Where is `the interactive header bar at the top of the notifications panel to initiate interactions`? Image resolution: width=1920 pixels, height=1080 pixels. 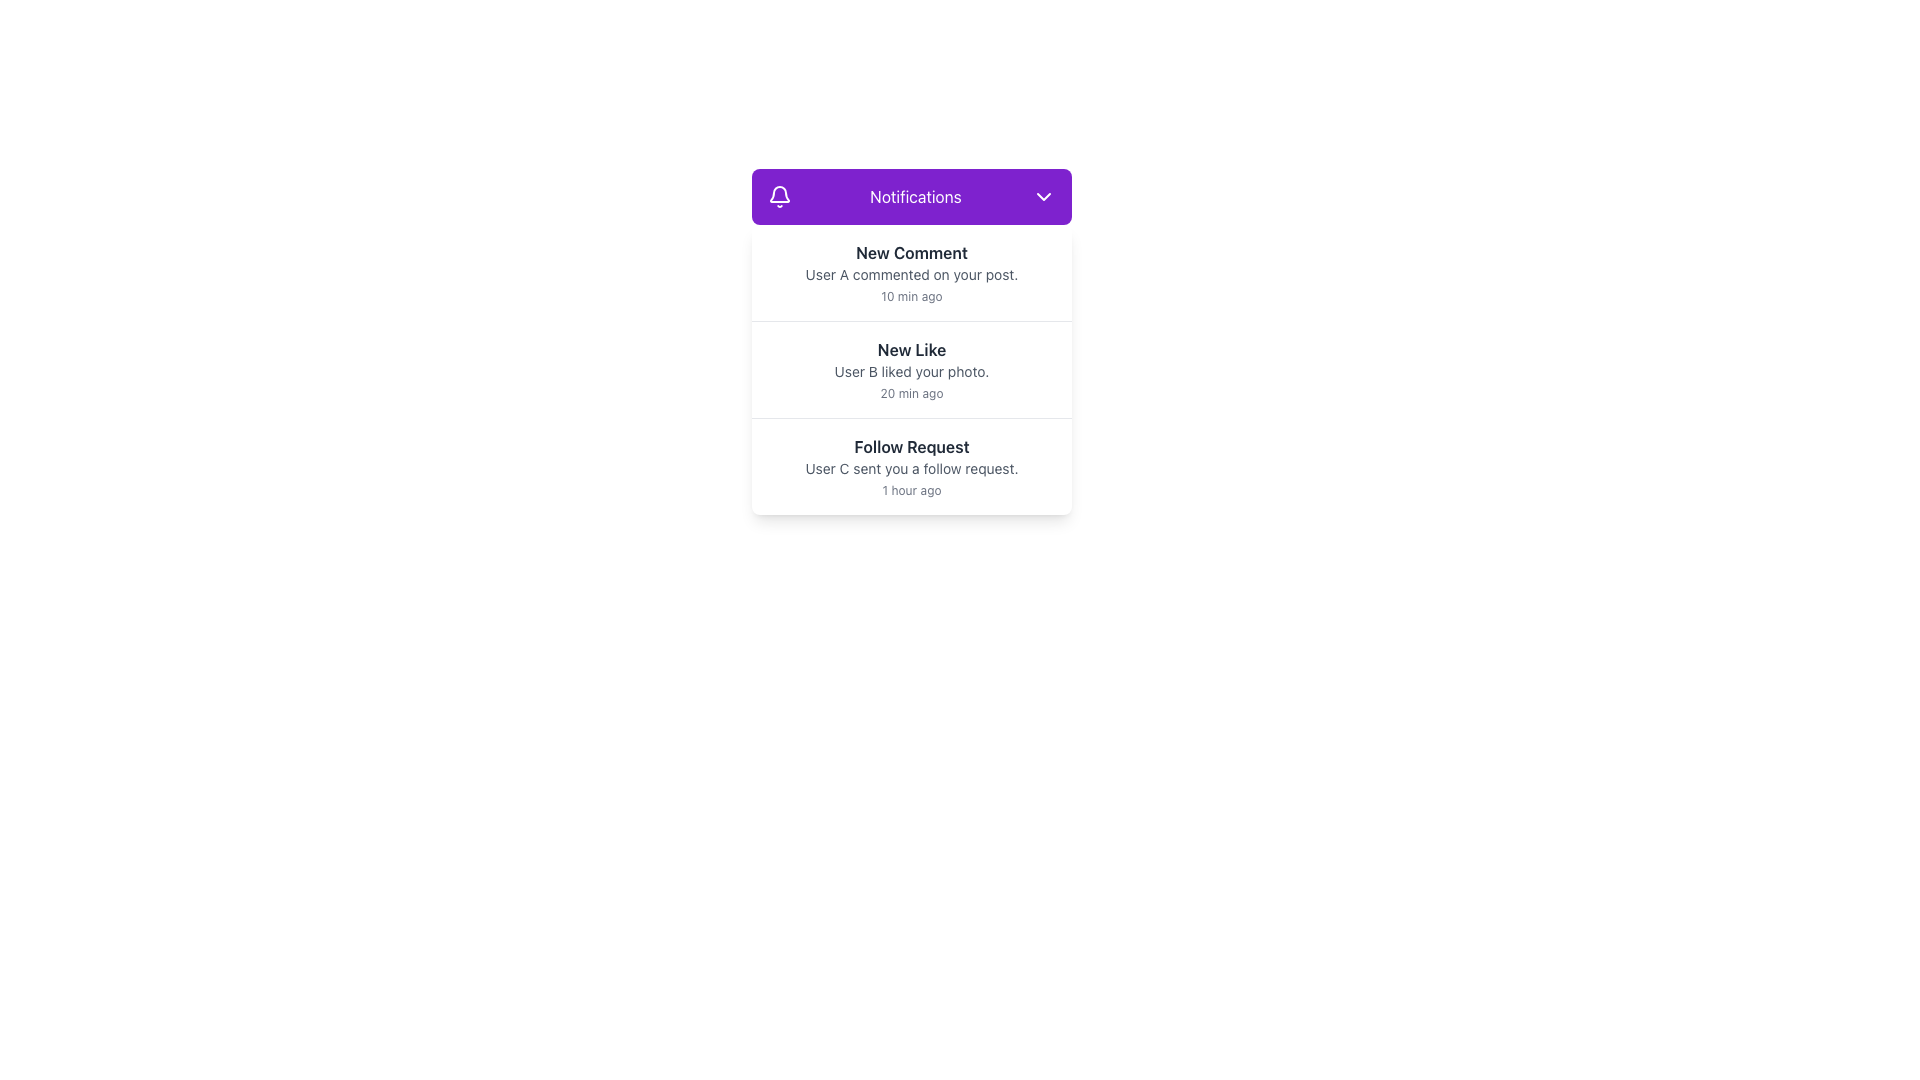 the interactive header bar at the top of the notifications panel to initiate interactions is located at coordinates (911, 196).